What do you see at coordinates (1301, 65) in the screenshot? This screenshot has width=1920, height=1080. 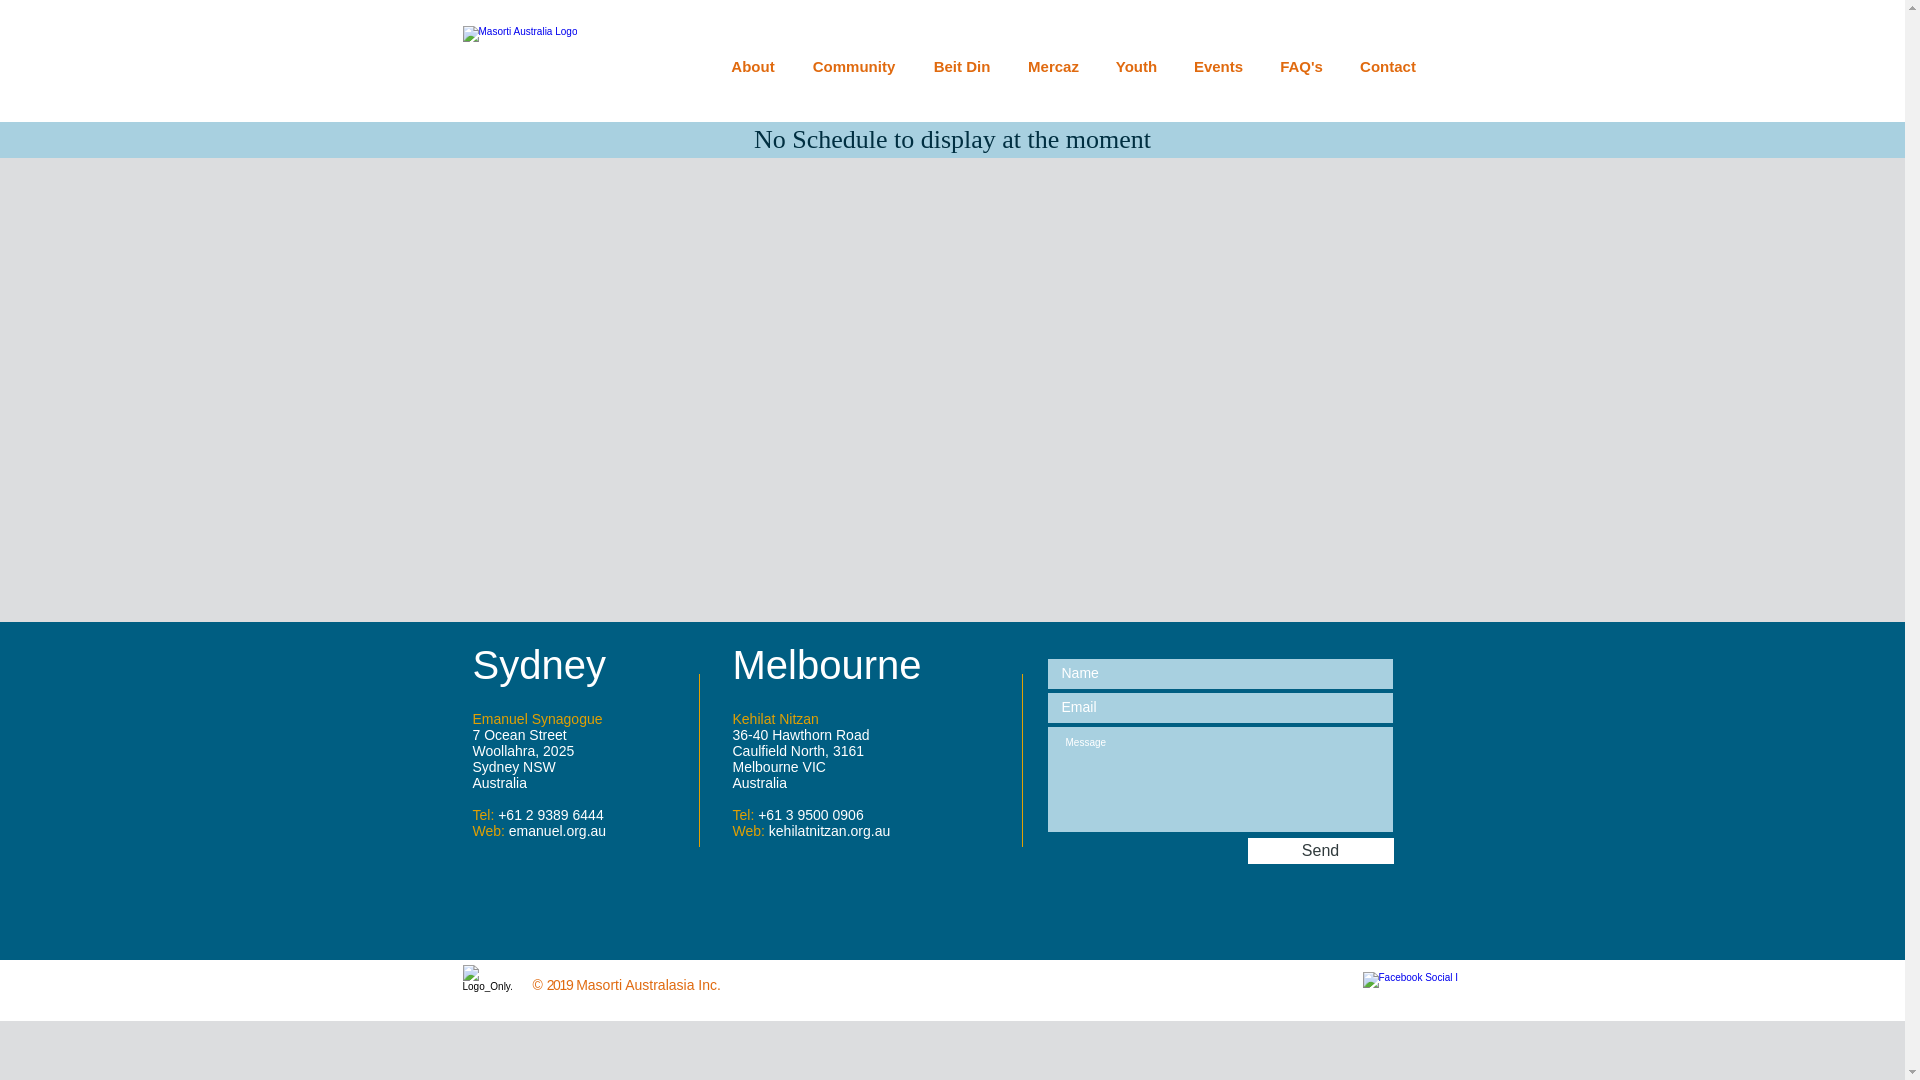 I see `'FAQ's'` at bounding box center [1301, 65].